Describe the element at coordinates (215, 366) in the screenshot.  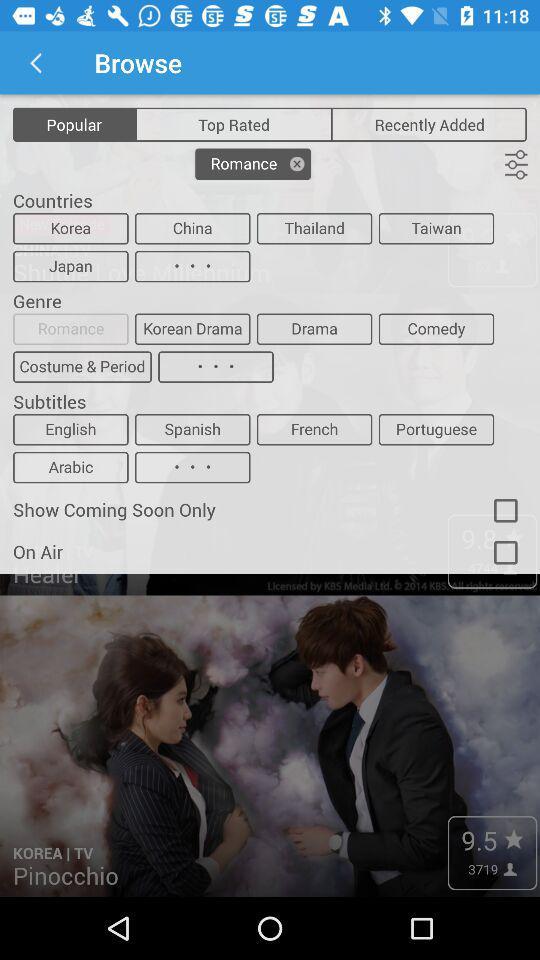
I see `button which is at right side of costume  period` at that location.